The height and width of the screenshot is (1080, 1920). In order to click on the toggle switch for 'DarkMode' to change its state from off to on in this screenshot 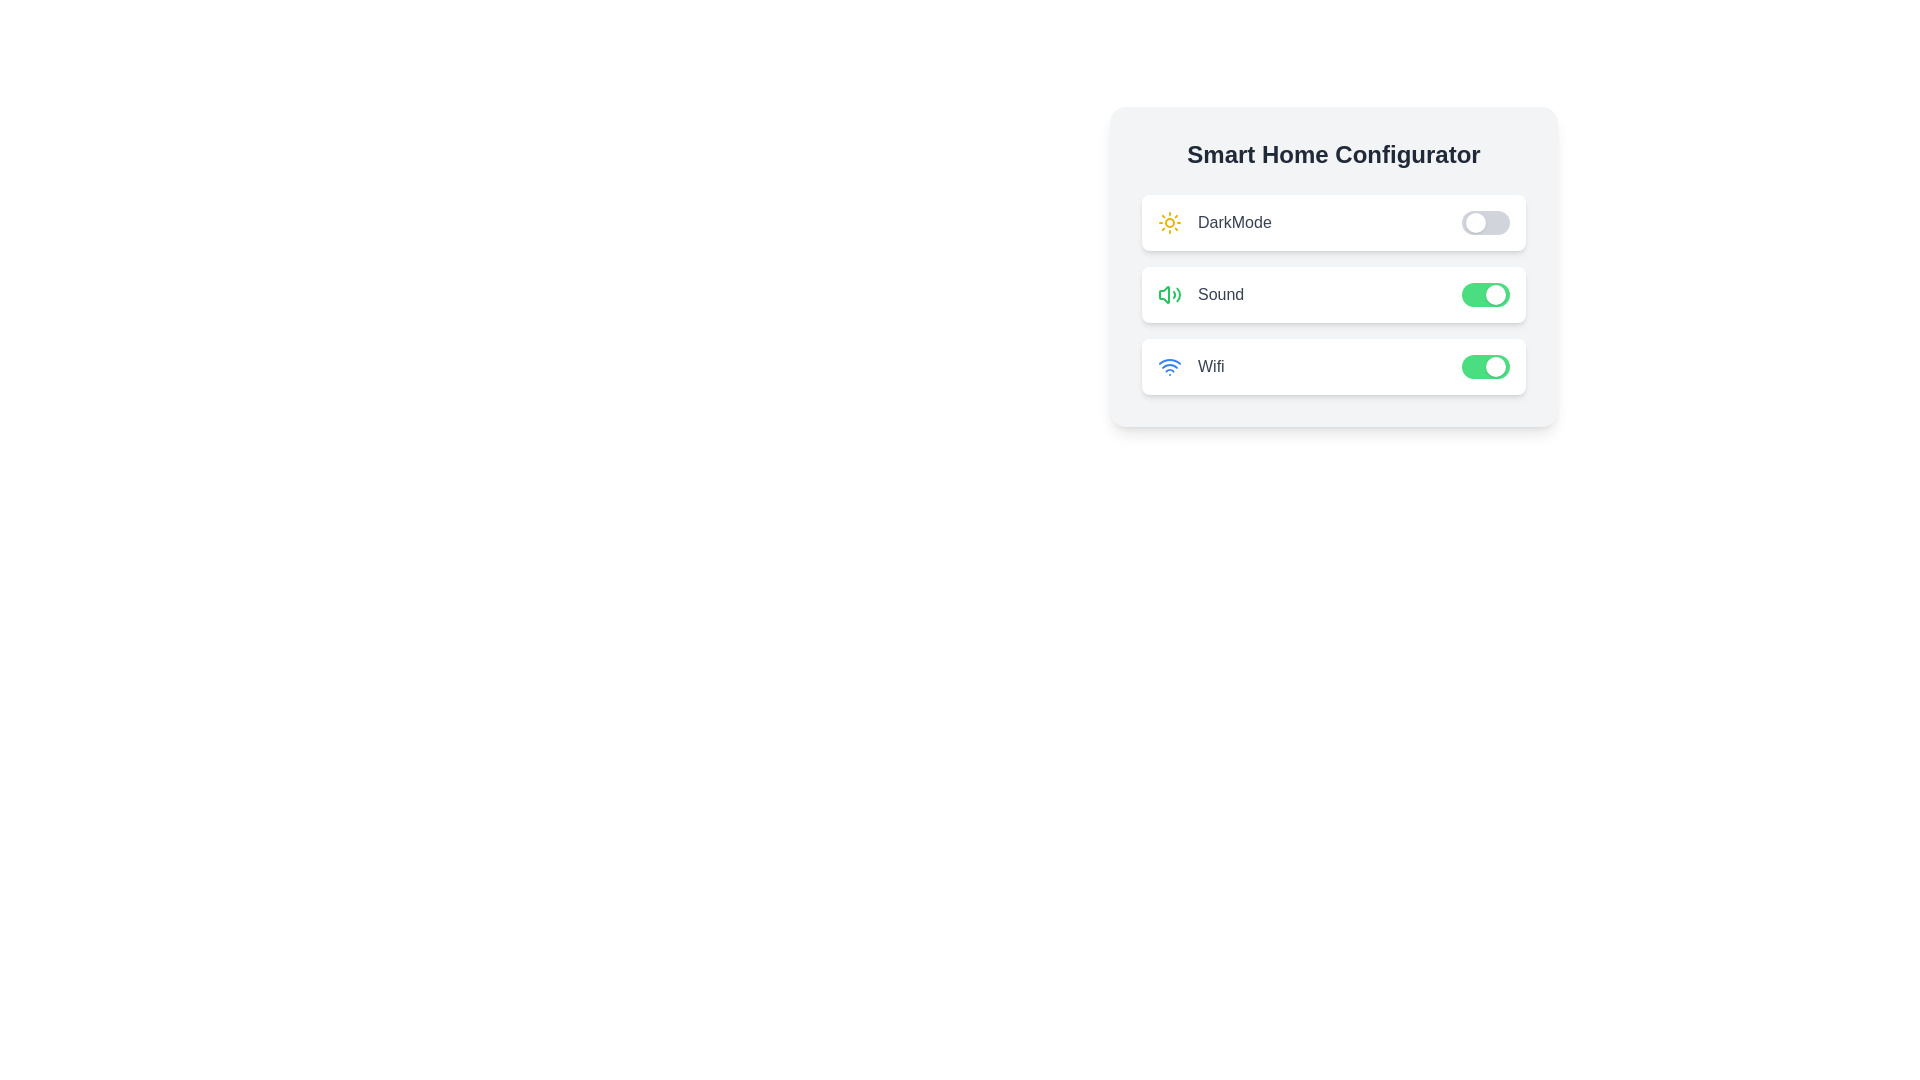, I will do `click(1334, 223)`.